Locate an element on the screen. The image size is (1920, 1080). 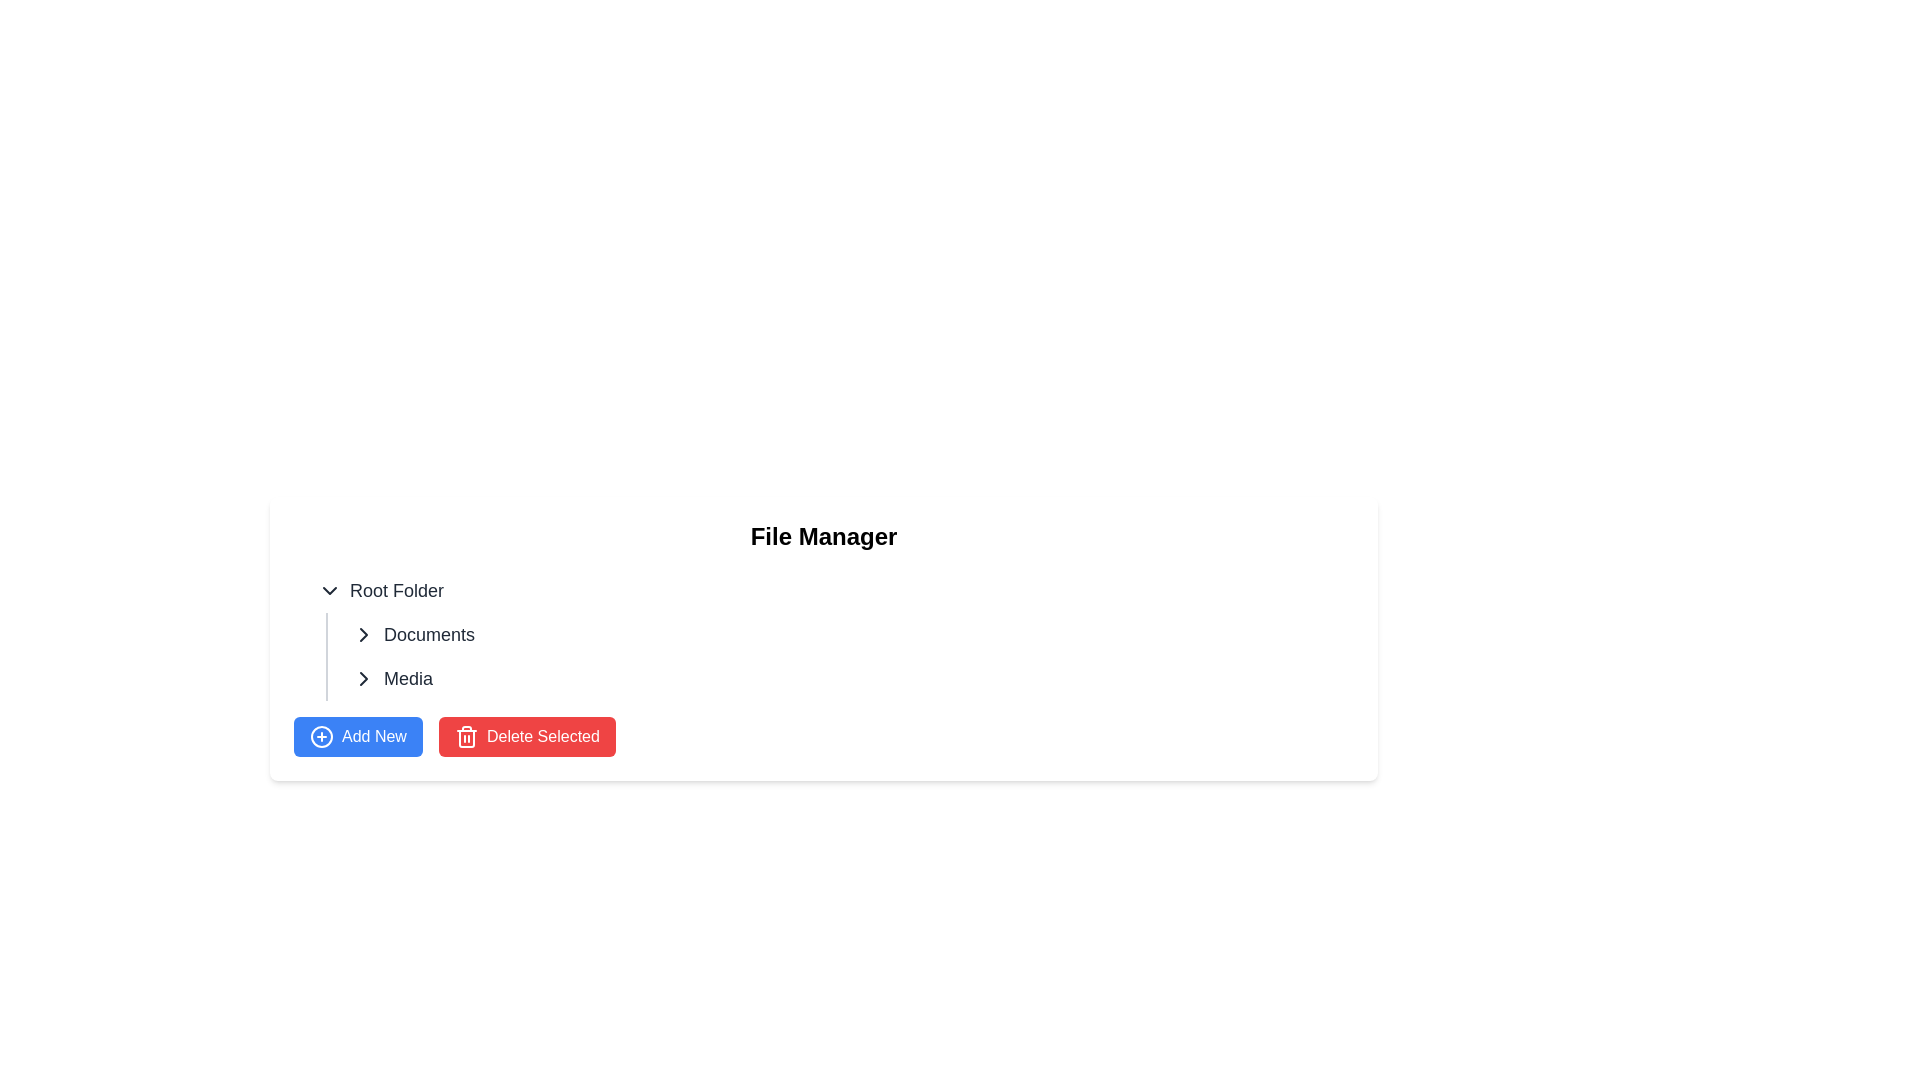
the circular icon with a plus symbol inside the 'Add New' button is located at coordinates (321, 736).